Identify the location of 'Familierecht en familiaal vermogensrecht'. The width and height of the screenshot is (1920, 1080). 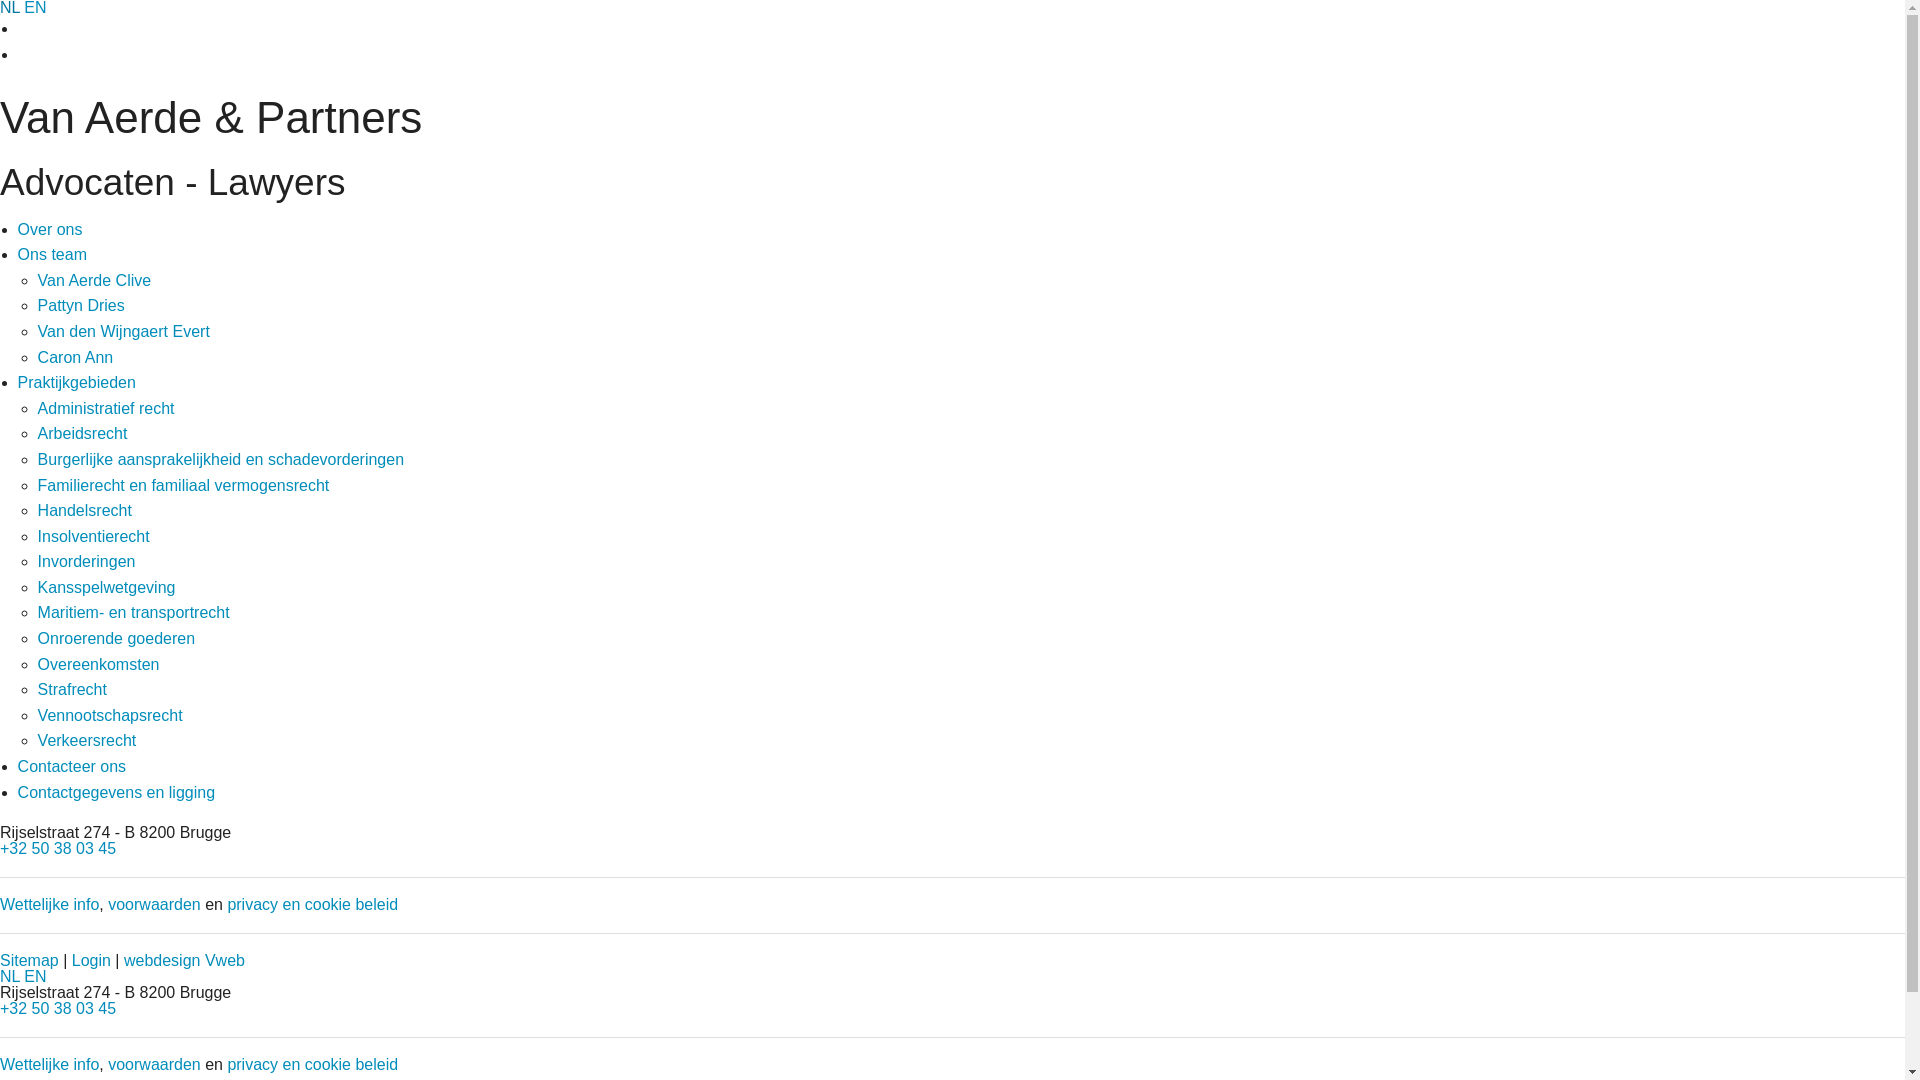
(183, 485).